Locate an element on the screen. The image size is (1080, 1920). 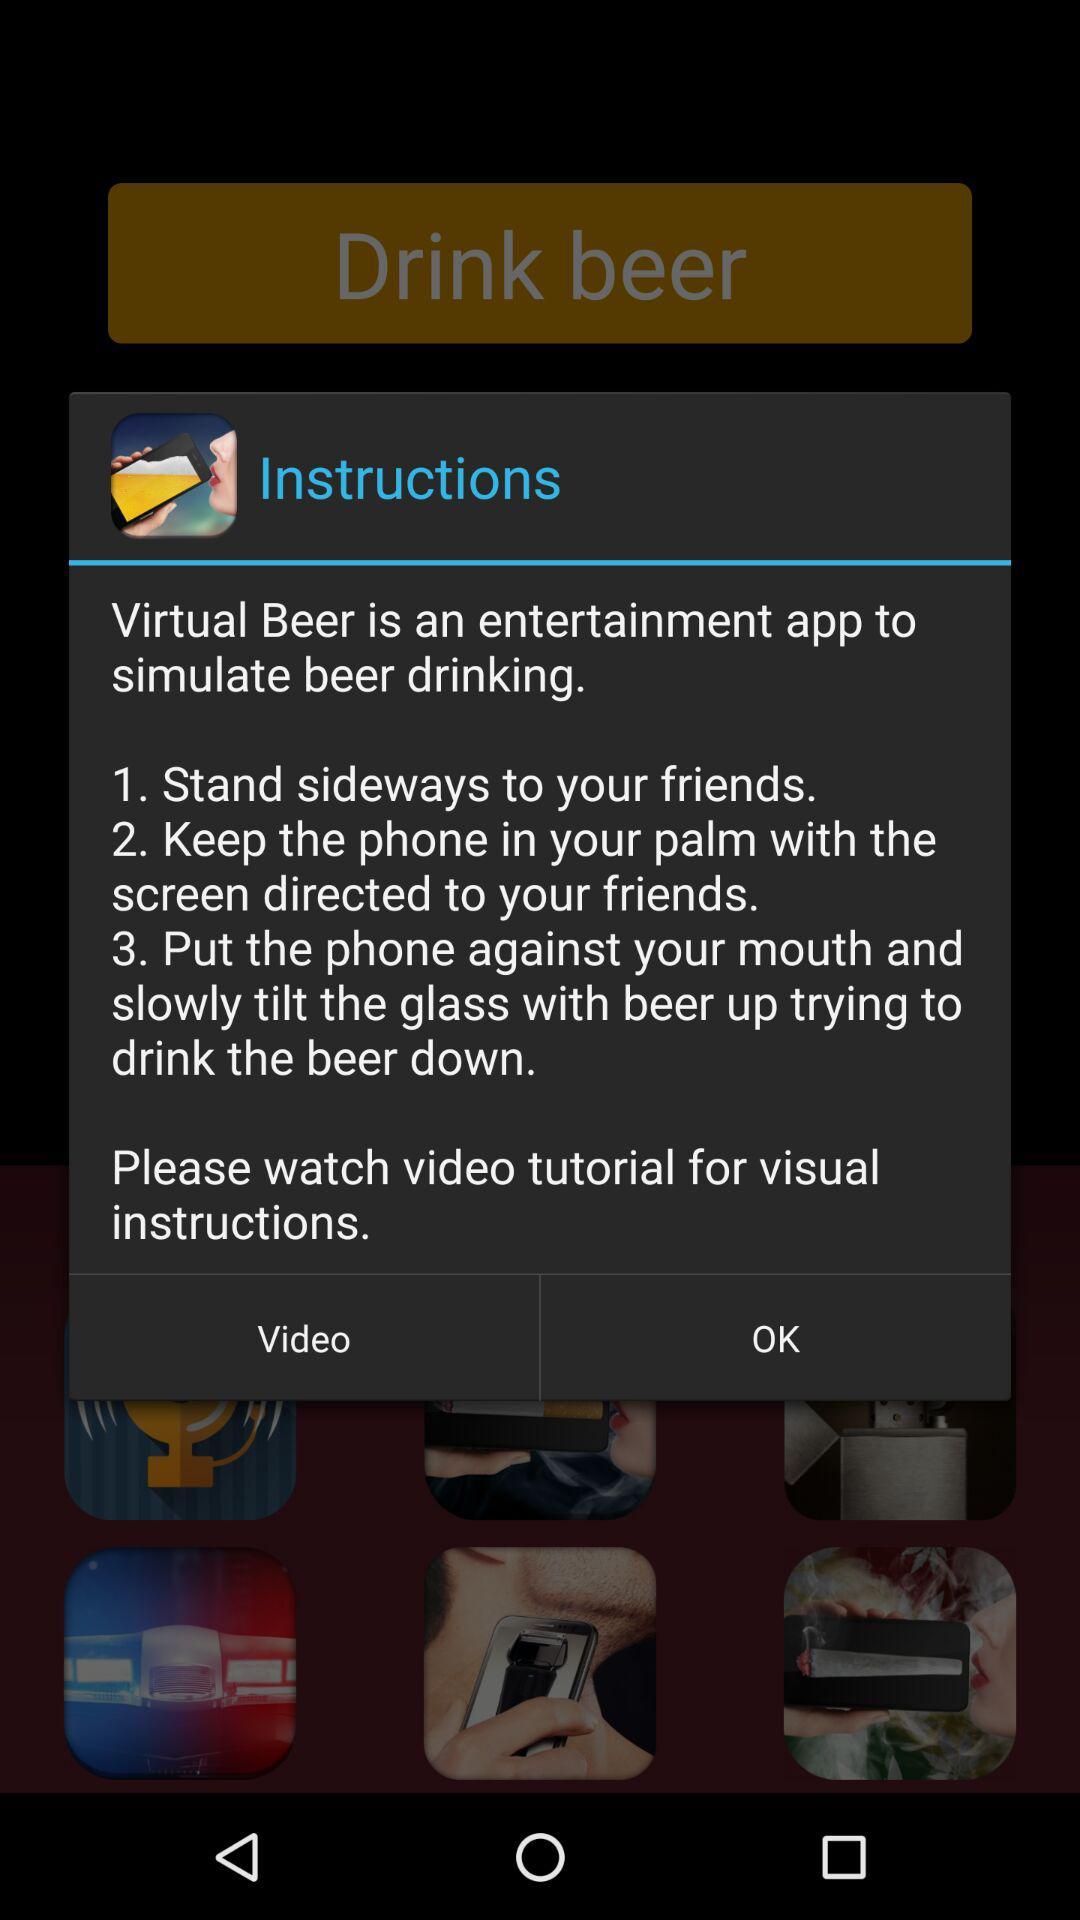
the icon next to video icon is located at coordinates (774, 1338).